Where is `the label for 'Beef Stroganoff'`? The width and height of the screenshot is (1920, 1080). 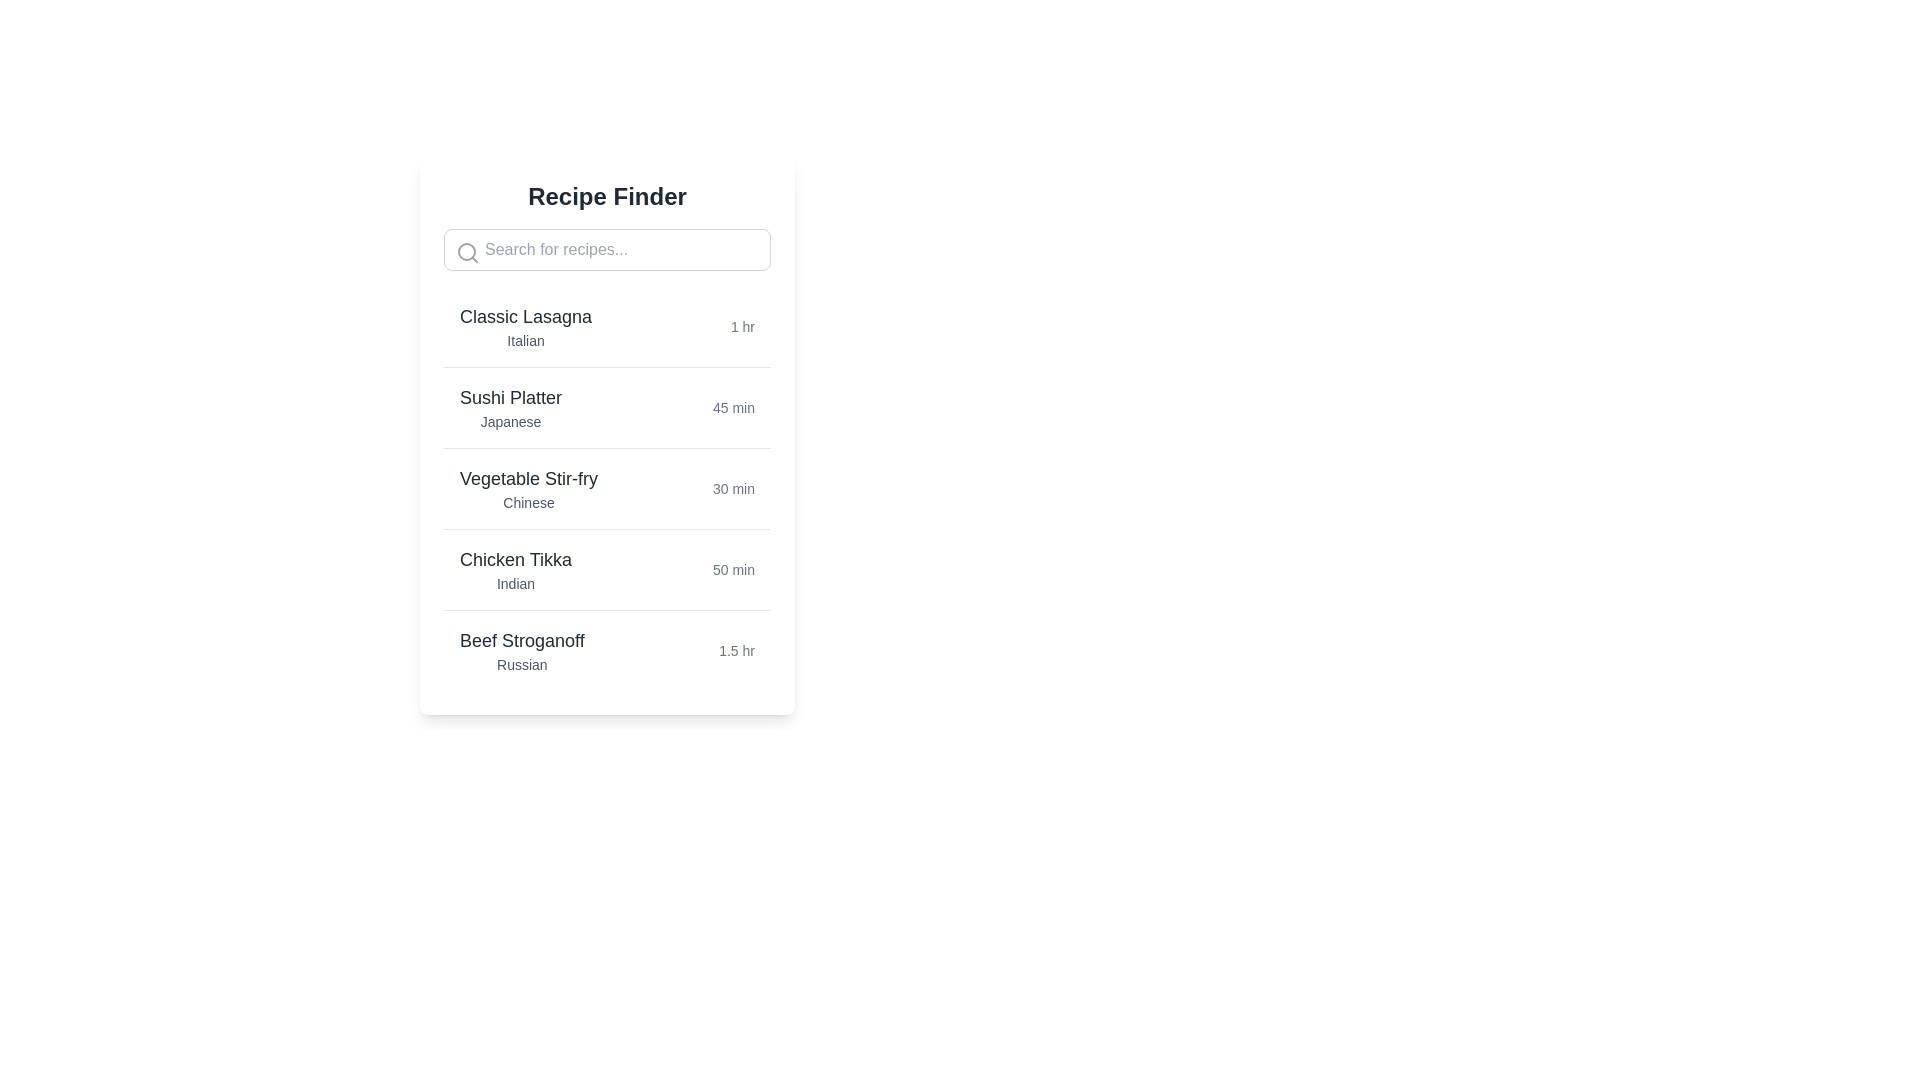 the label for 'Beef Stroganoff' is located at coordinates (522, 640).